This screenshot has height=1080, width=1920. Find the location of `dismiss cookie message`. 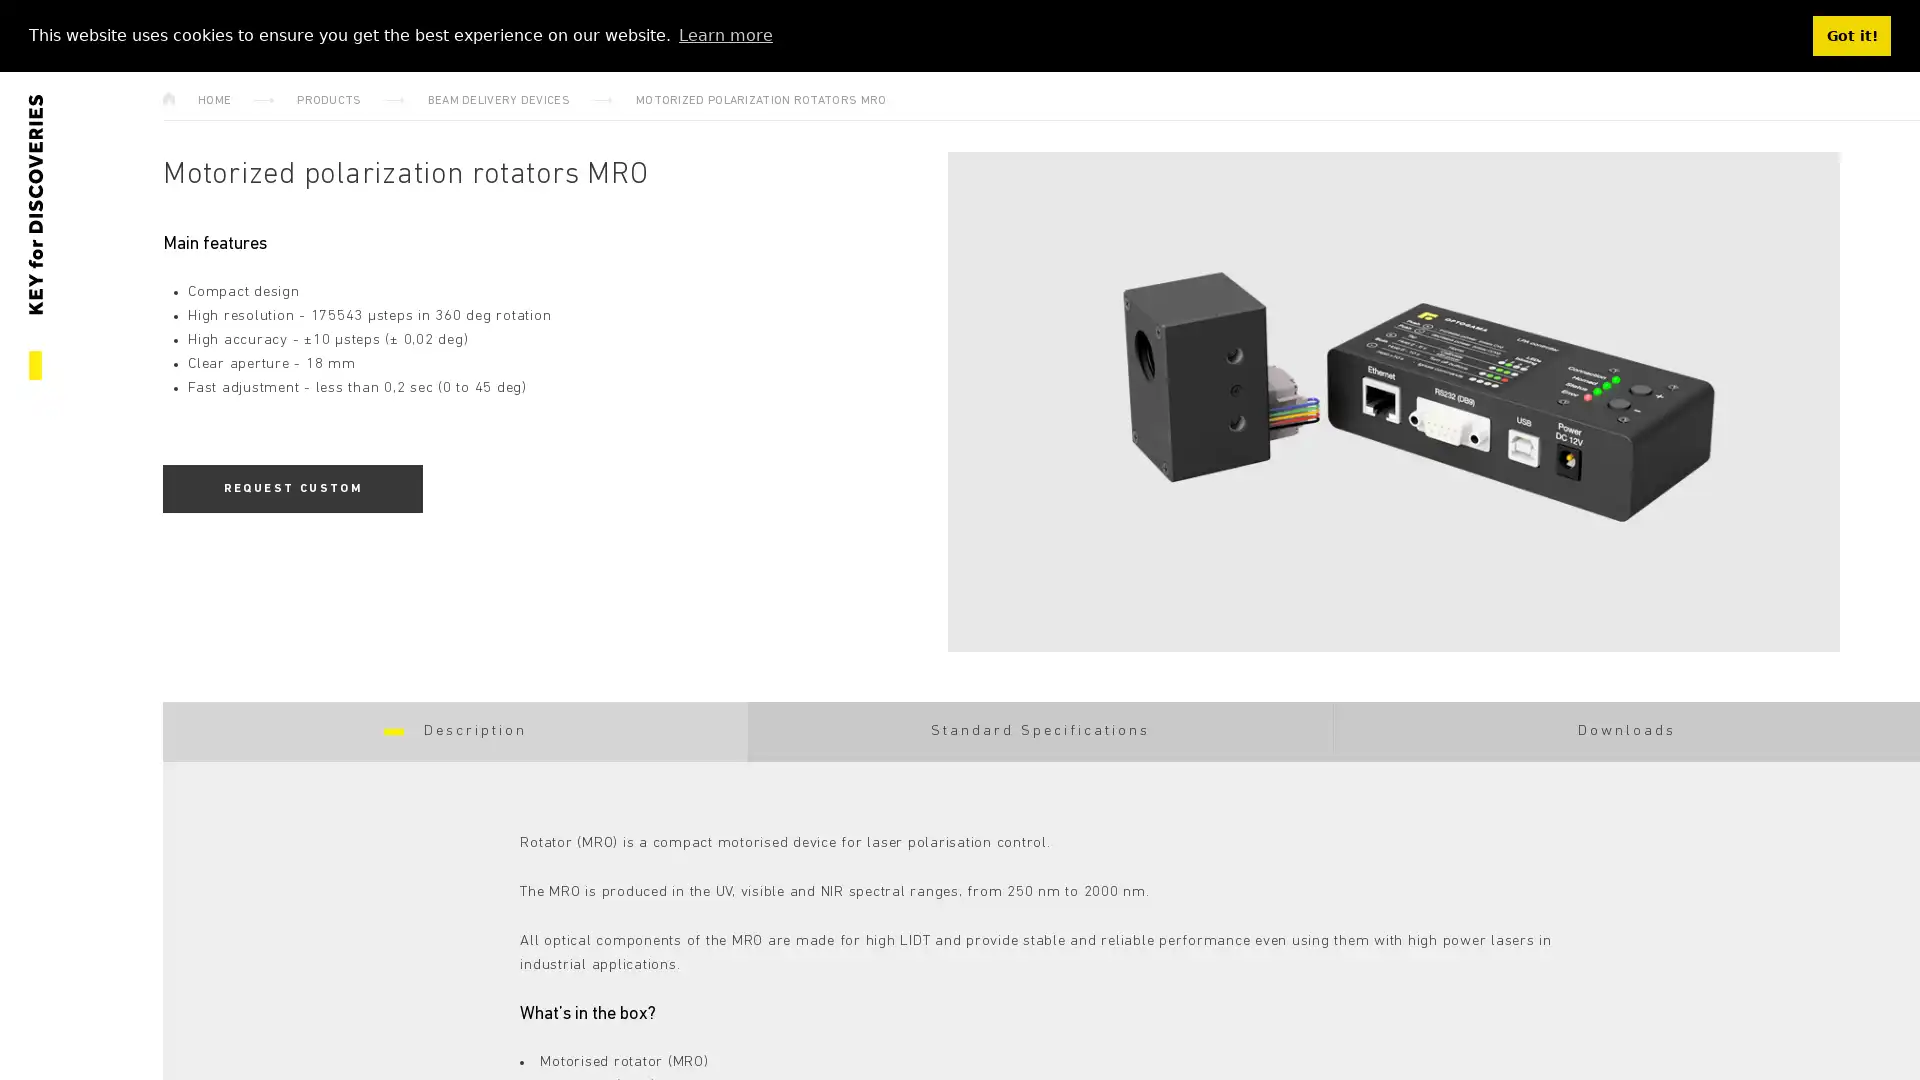

dismiss cookie message is located at coordinates (1851, 35).